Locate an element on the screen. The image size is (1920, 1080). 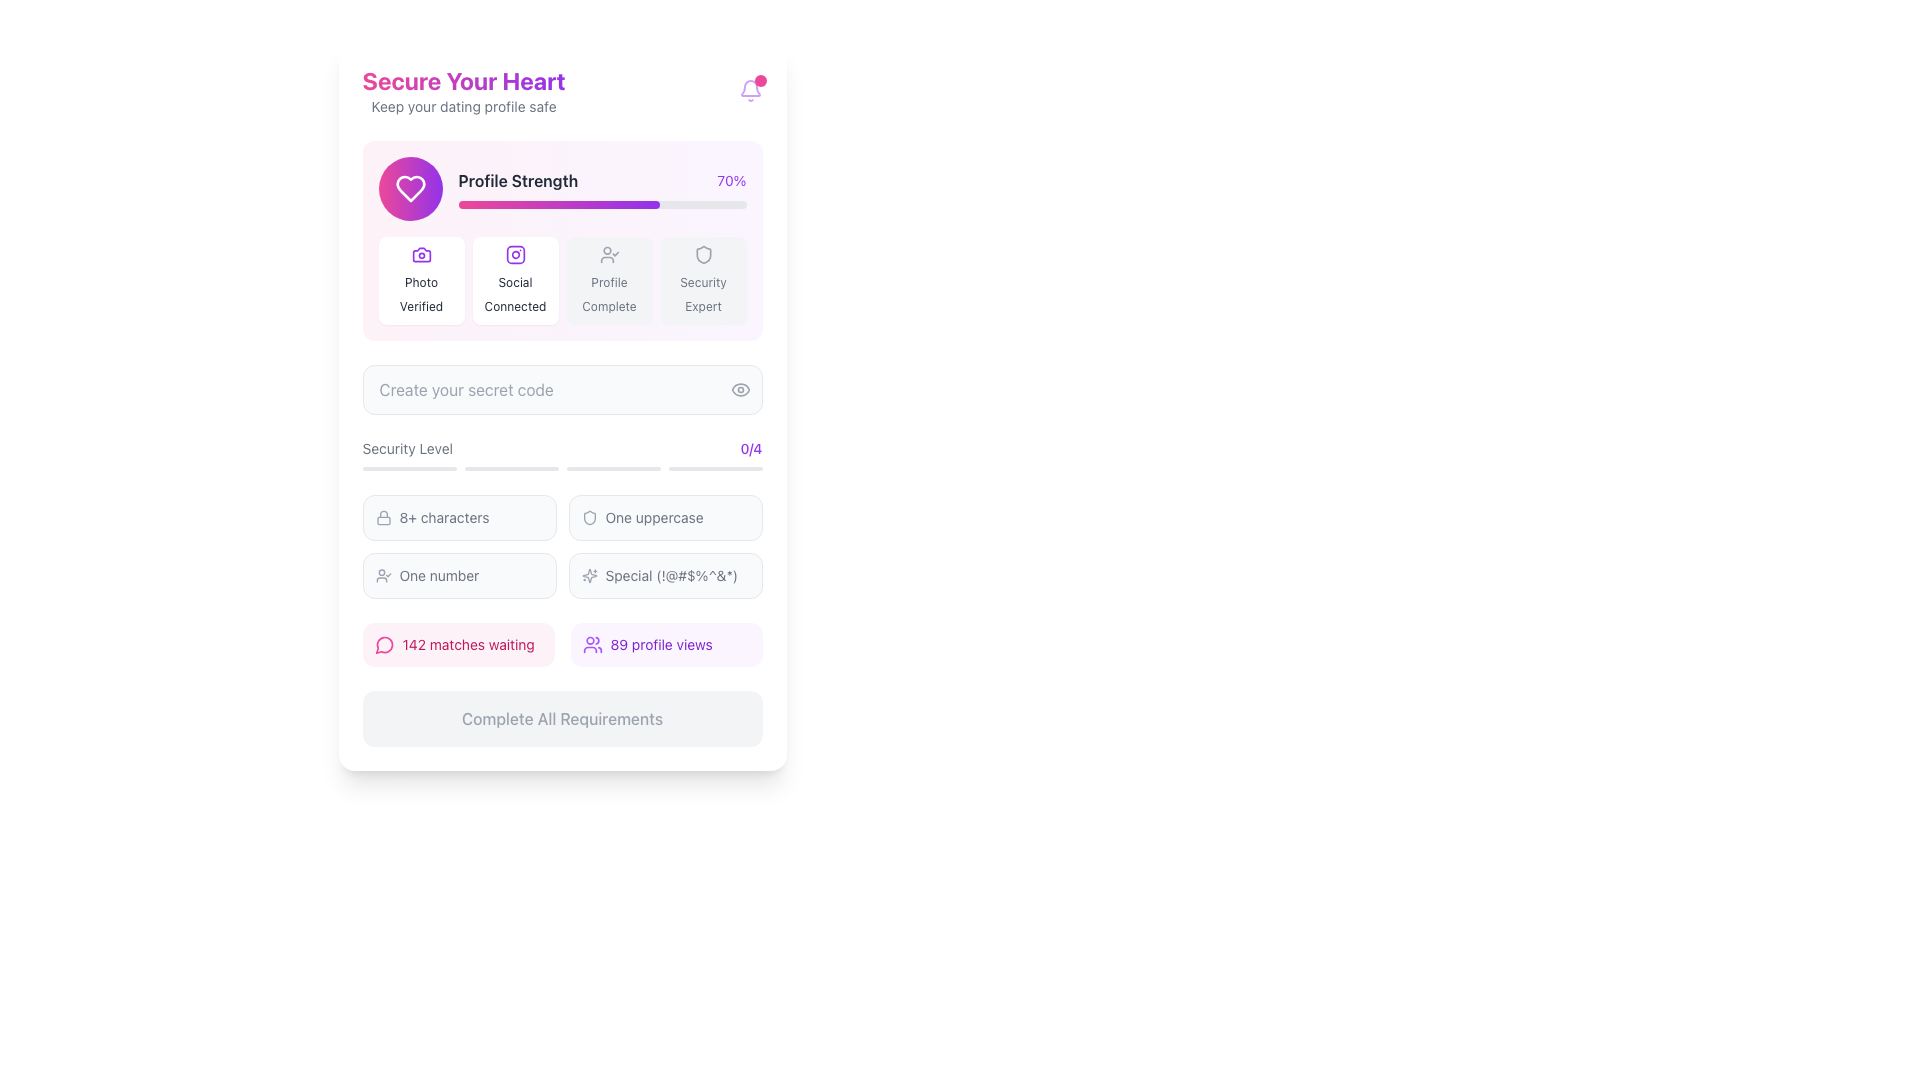
the Informational Button with a pink background and text reading '142 matches waiting' is located at coordinates (457, 644).